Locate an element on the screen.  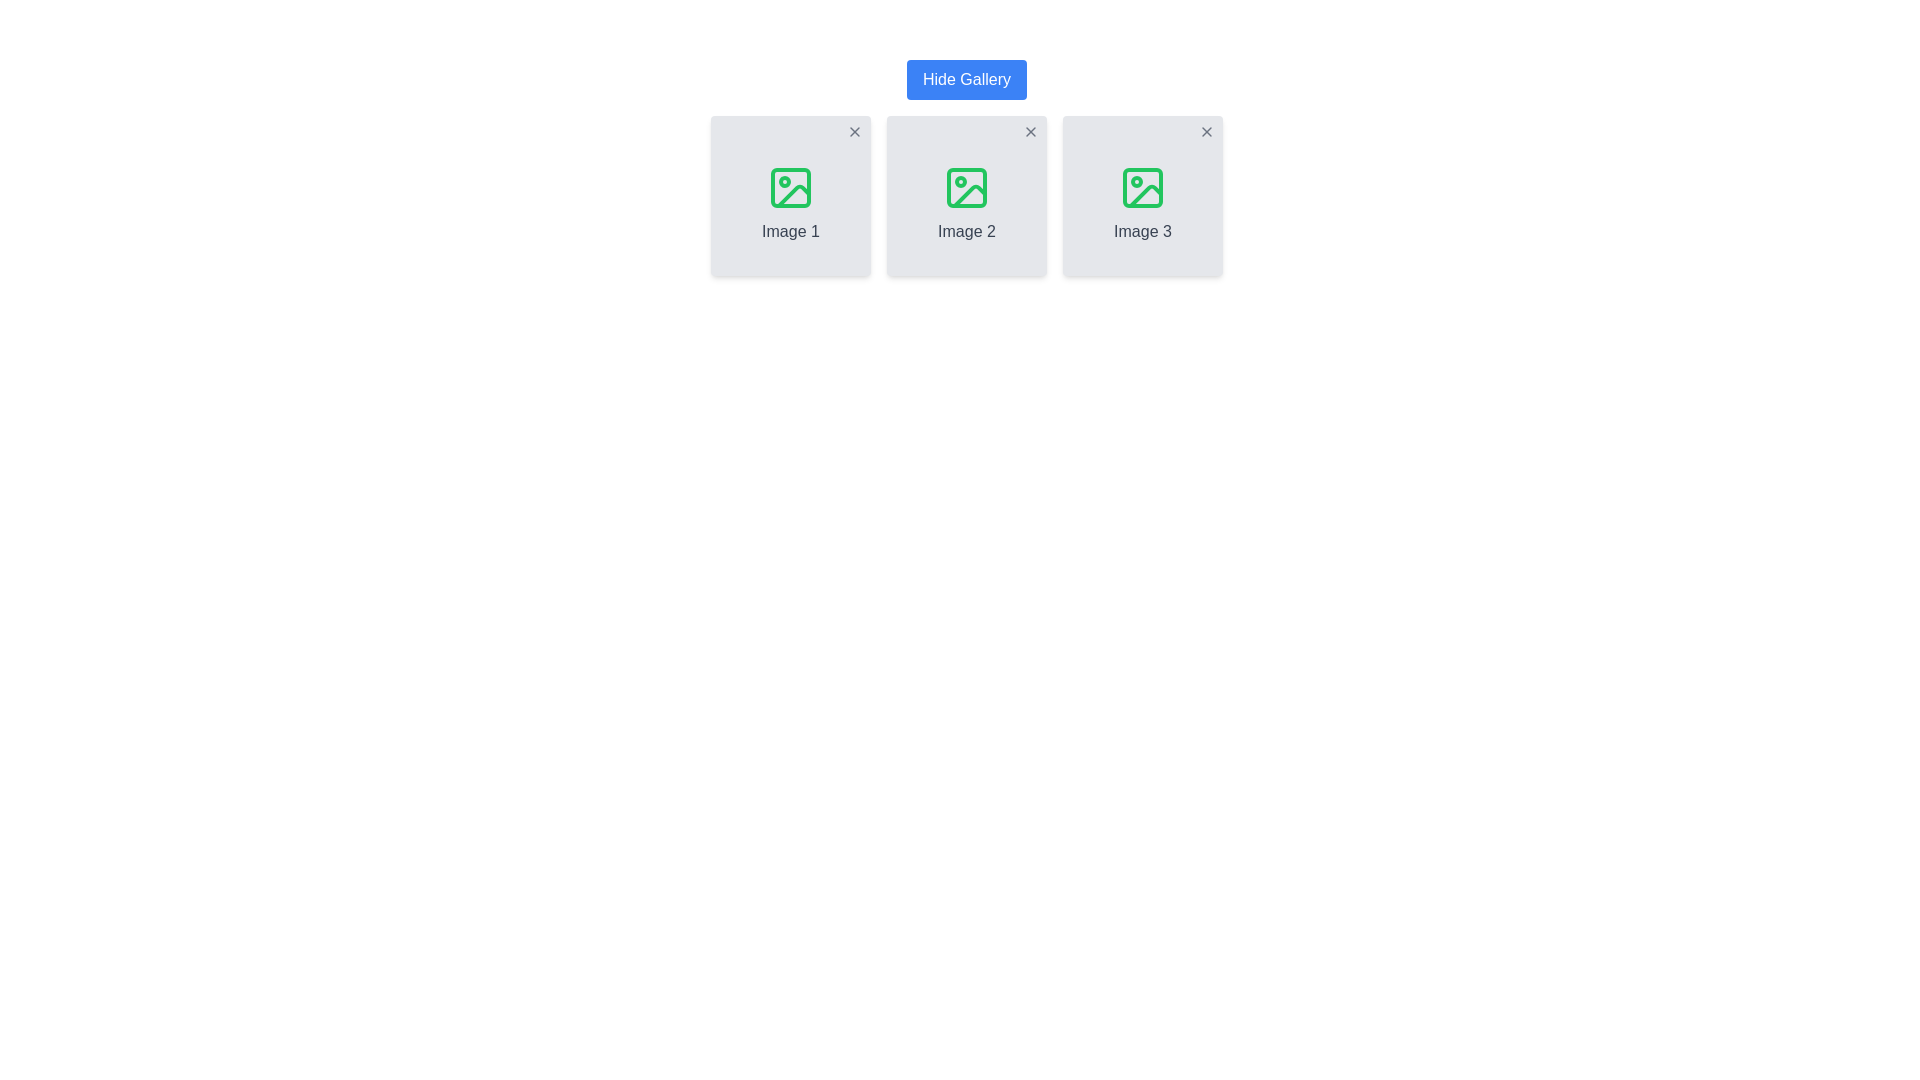
the close button located in the top-right corner of the 'Image 3' card is located at coordinates (1205, 131).